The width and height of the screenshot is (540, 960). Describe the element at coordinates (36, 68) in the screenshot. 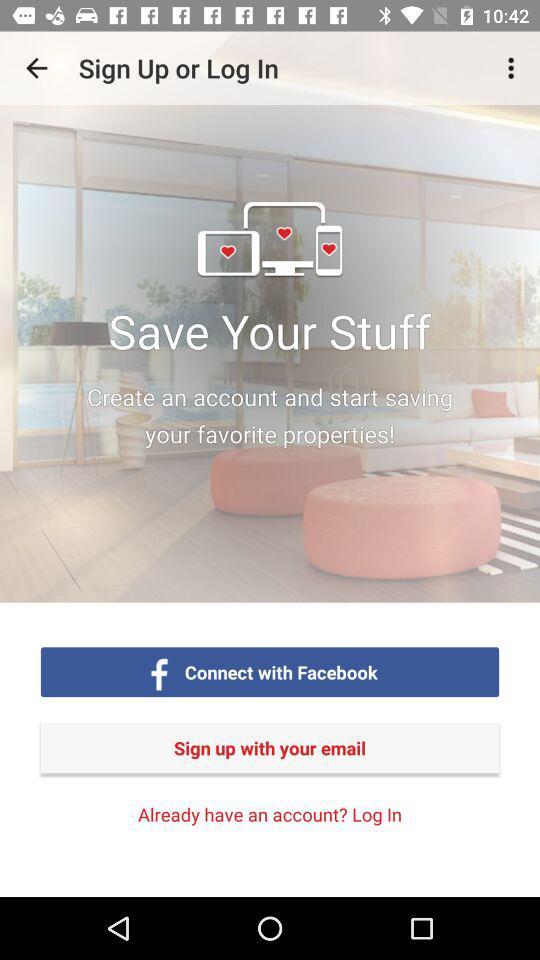

I see `app next to the sign up or icon` at that location.